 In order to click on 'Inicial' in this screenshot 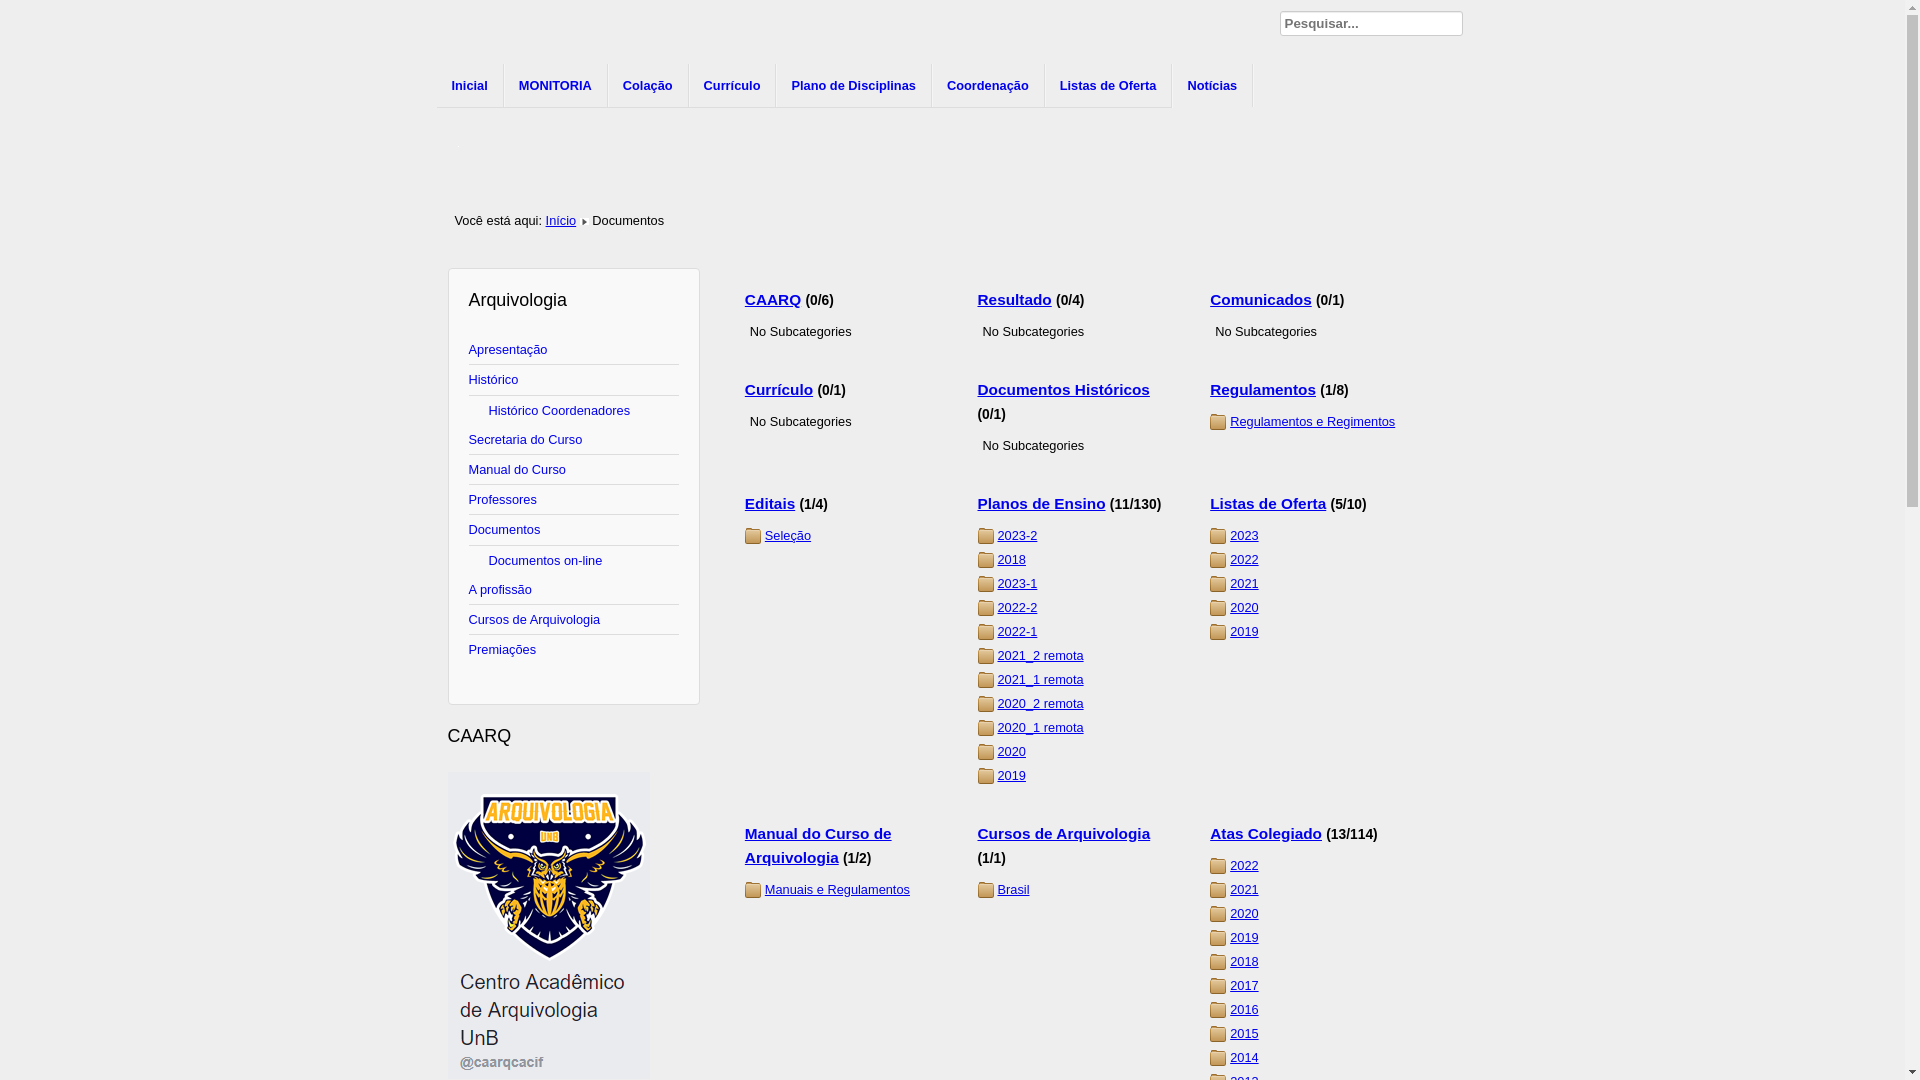, I will do `click(468, 84)`.